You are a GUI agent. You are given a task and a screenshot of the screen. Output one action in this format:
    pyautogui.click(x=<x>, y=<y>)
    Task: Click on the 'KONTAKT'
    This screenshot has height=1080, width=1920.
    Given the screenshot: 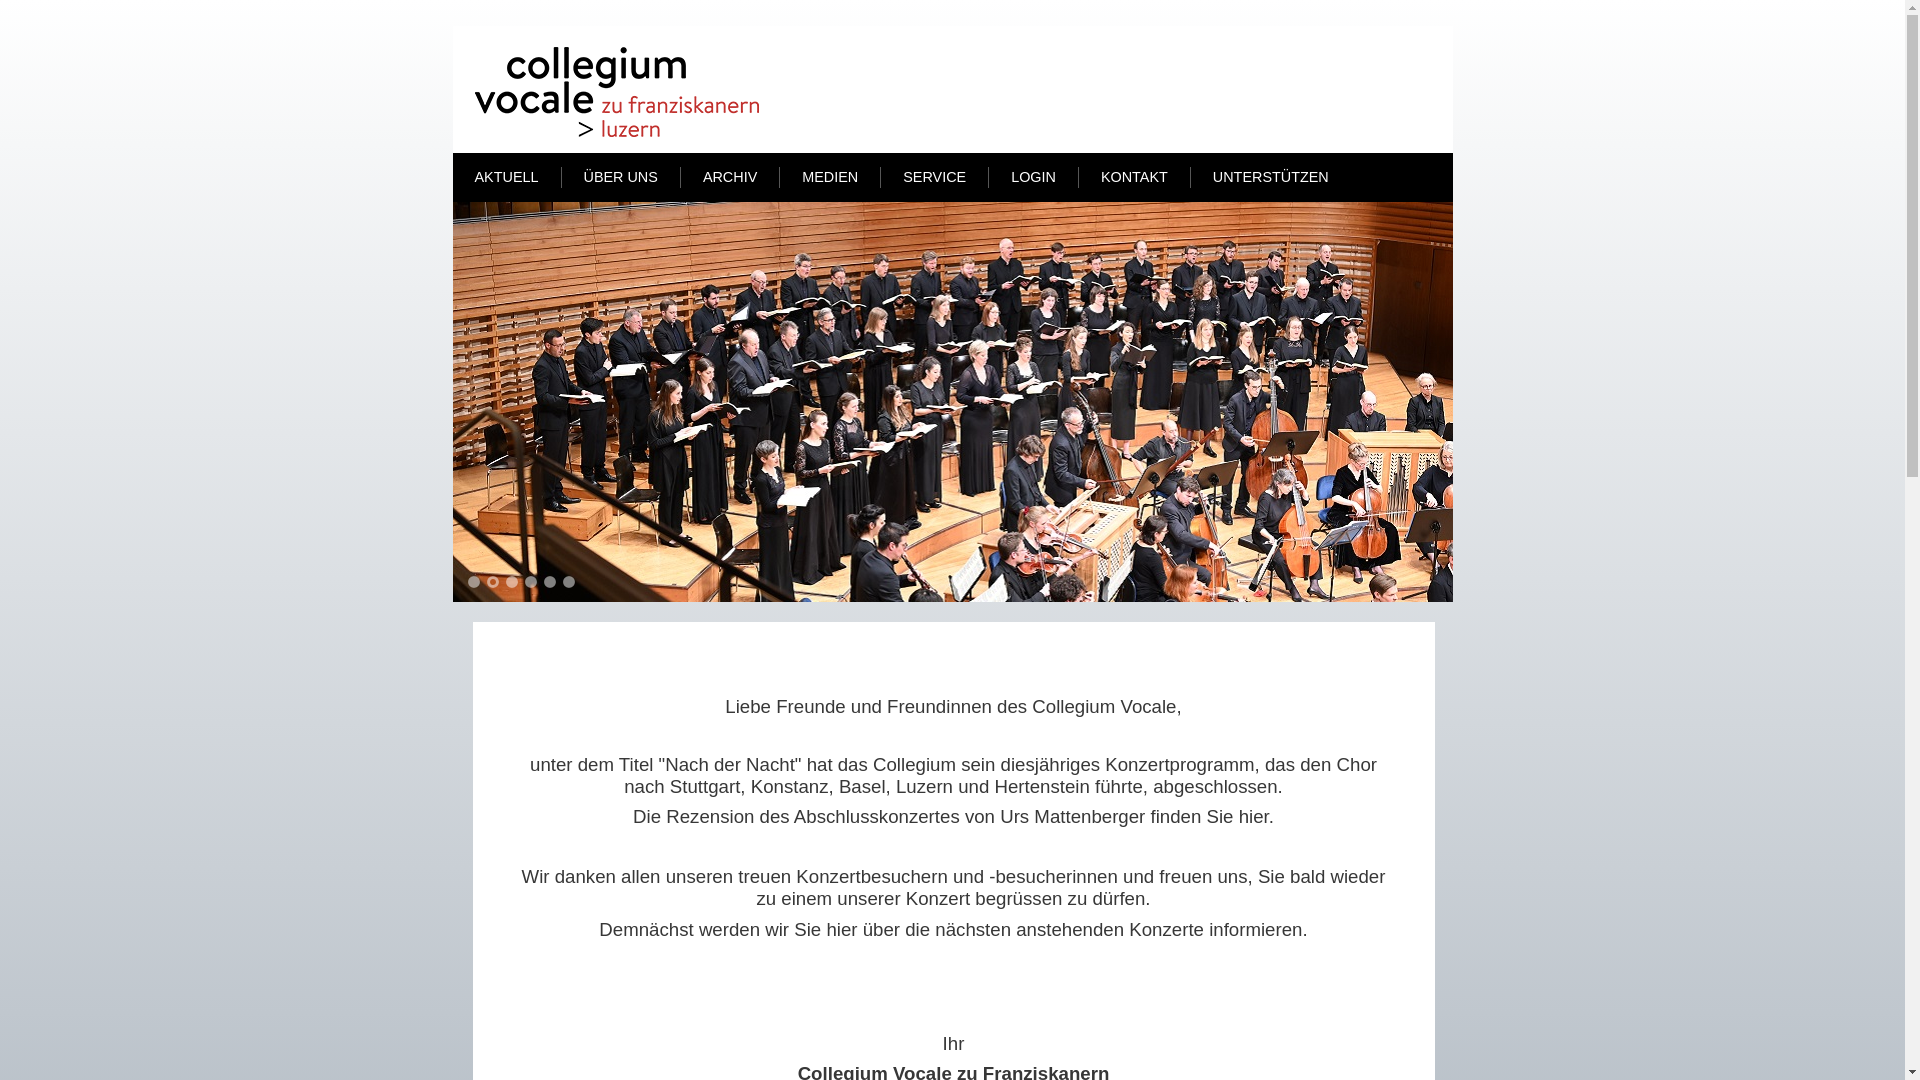 What is the action you would take?
    pyautogui.click(x=1085, y=176)
    